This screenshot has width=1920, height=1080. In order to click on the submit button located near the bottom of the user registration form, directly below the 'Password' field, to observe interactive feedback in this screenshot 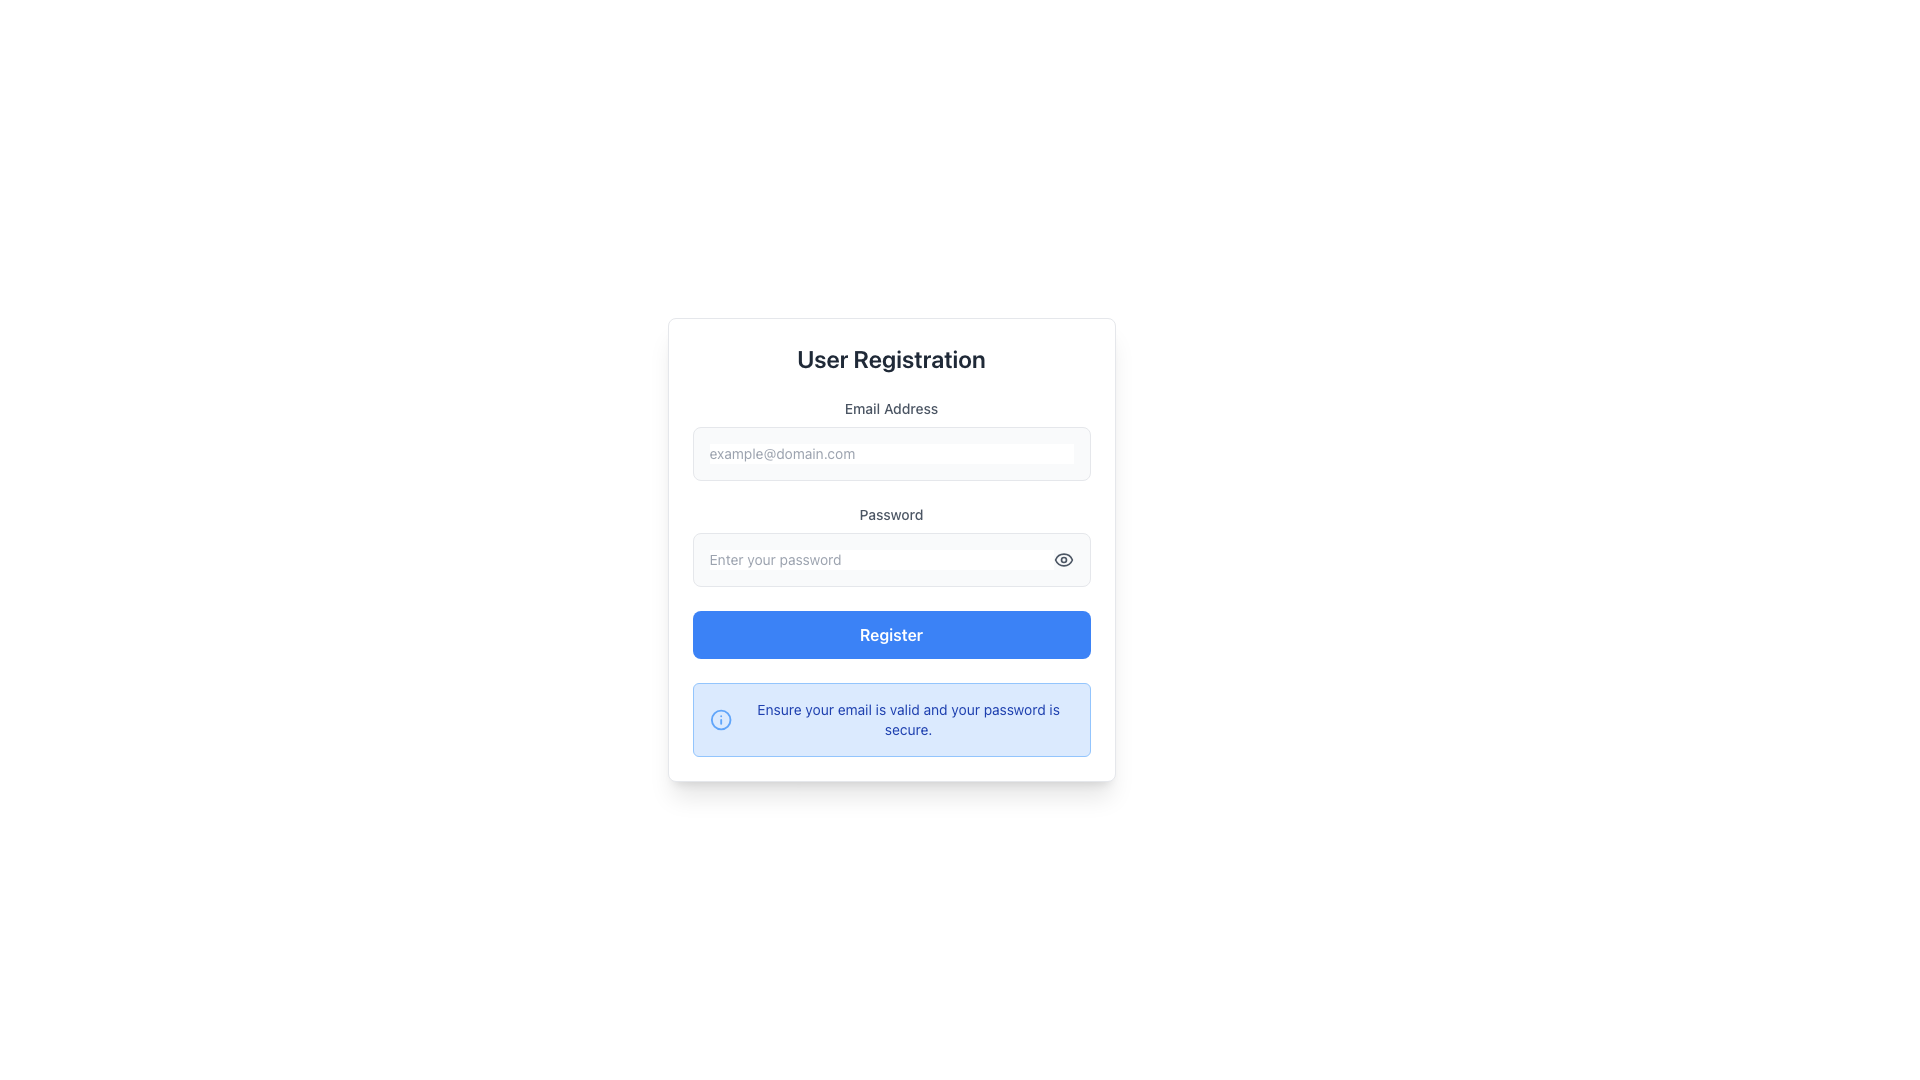, I will do `click(890, 635)`.